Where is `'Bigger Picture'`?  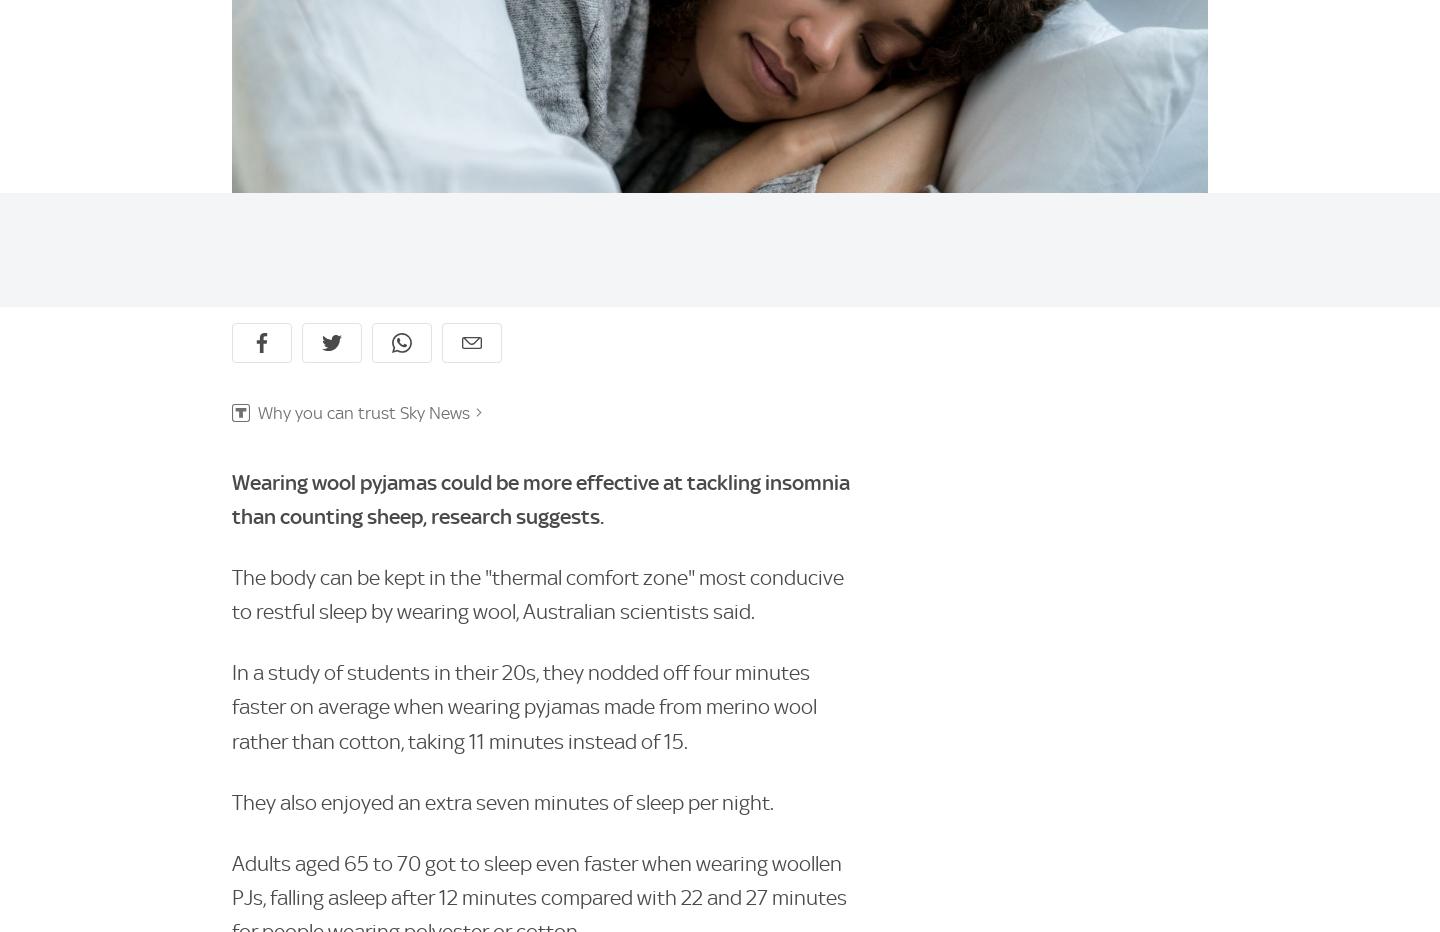 'Bigger Picture' is located at coordinates (1047, 636).